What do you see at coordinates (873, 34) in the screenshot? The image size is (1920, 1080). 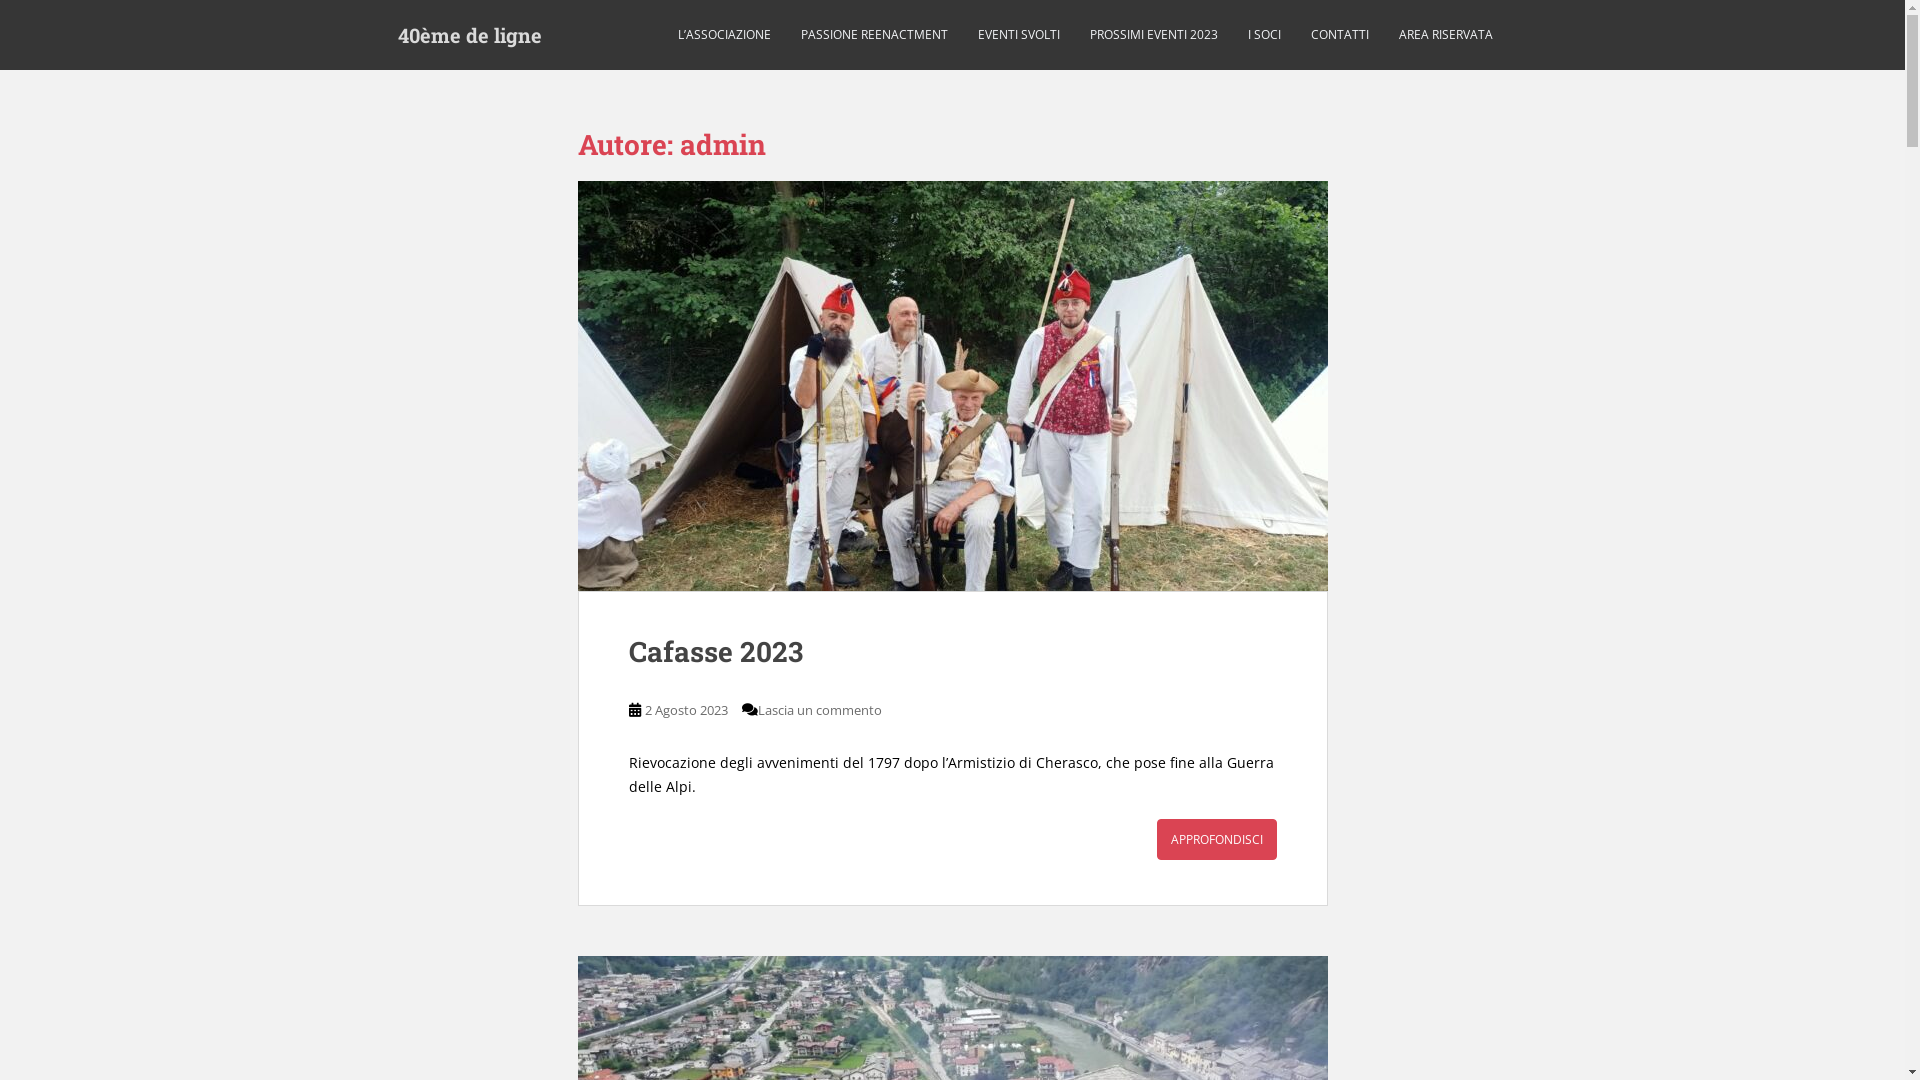 I see `'PASSIONE REENACTMENT'` at bounding box center [873, 34].